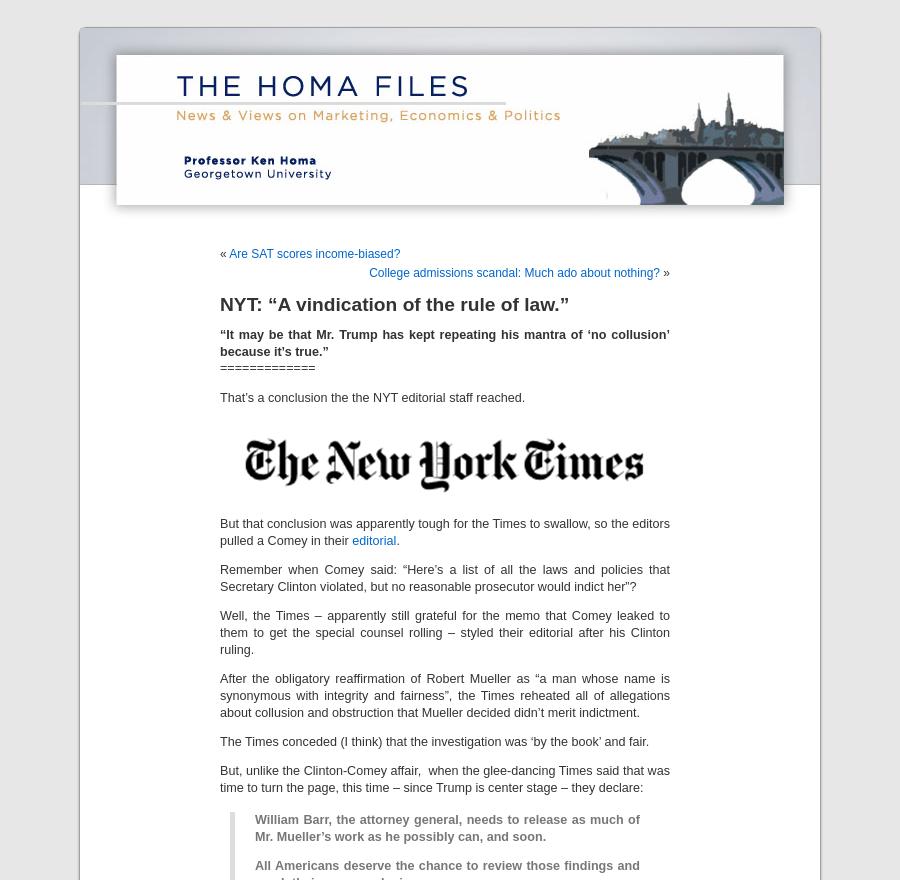 This screenshot has width=900, height=880. I want to click on 'Remember when Comey said: “Here’s a list of all the laws and policies that Secretary Clinton violated, but no reasonable prosecutor would indict her”?', so click(444, 577).